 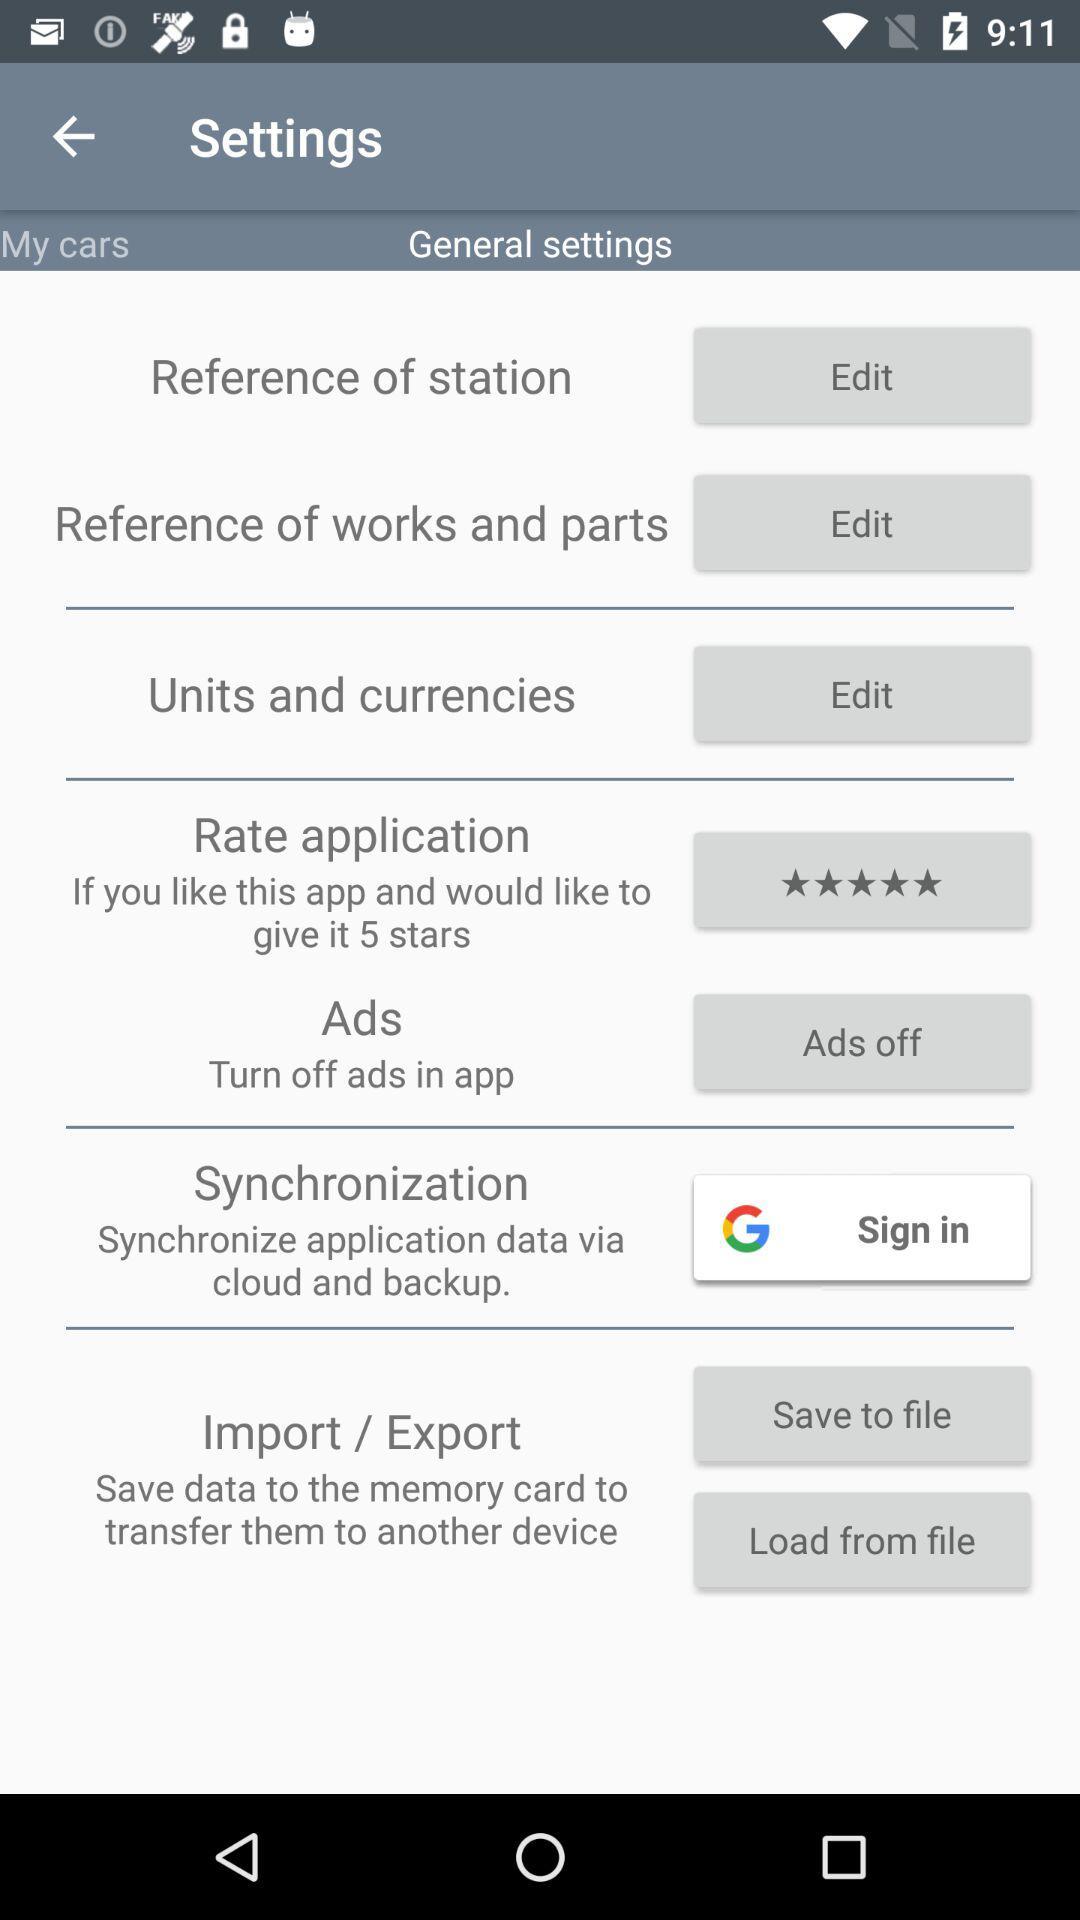 What do you see at coordinates (860, 1226) in the screenshot?
I see `sign in` at bounding box center [860, 1226].